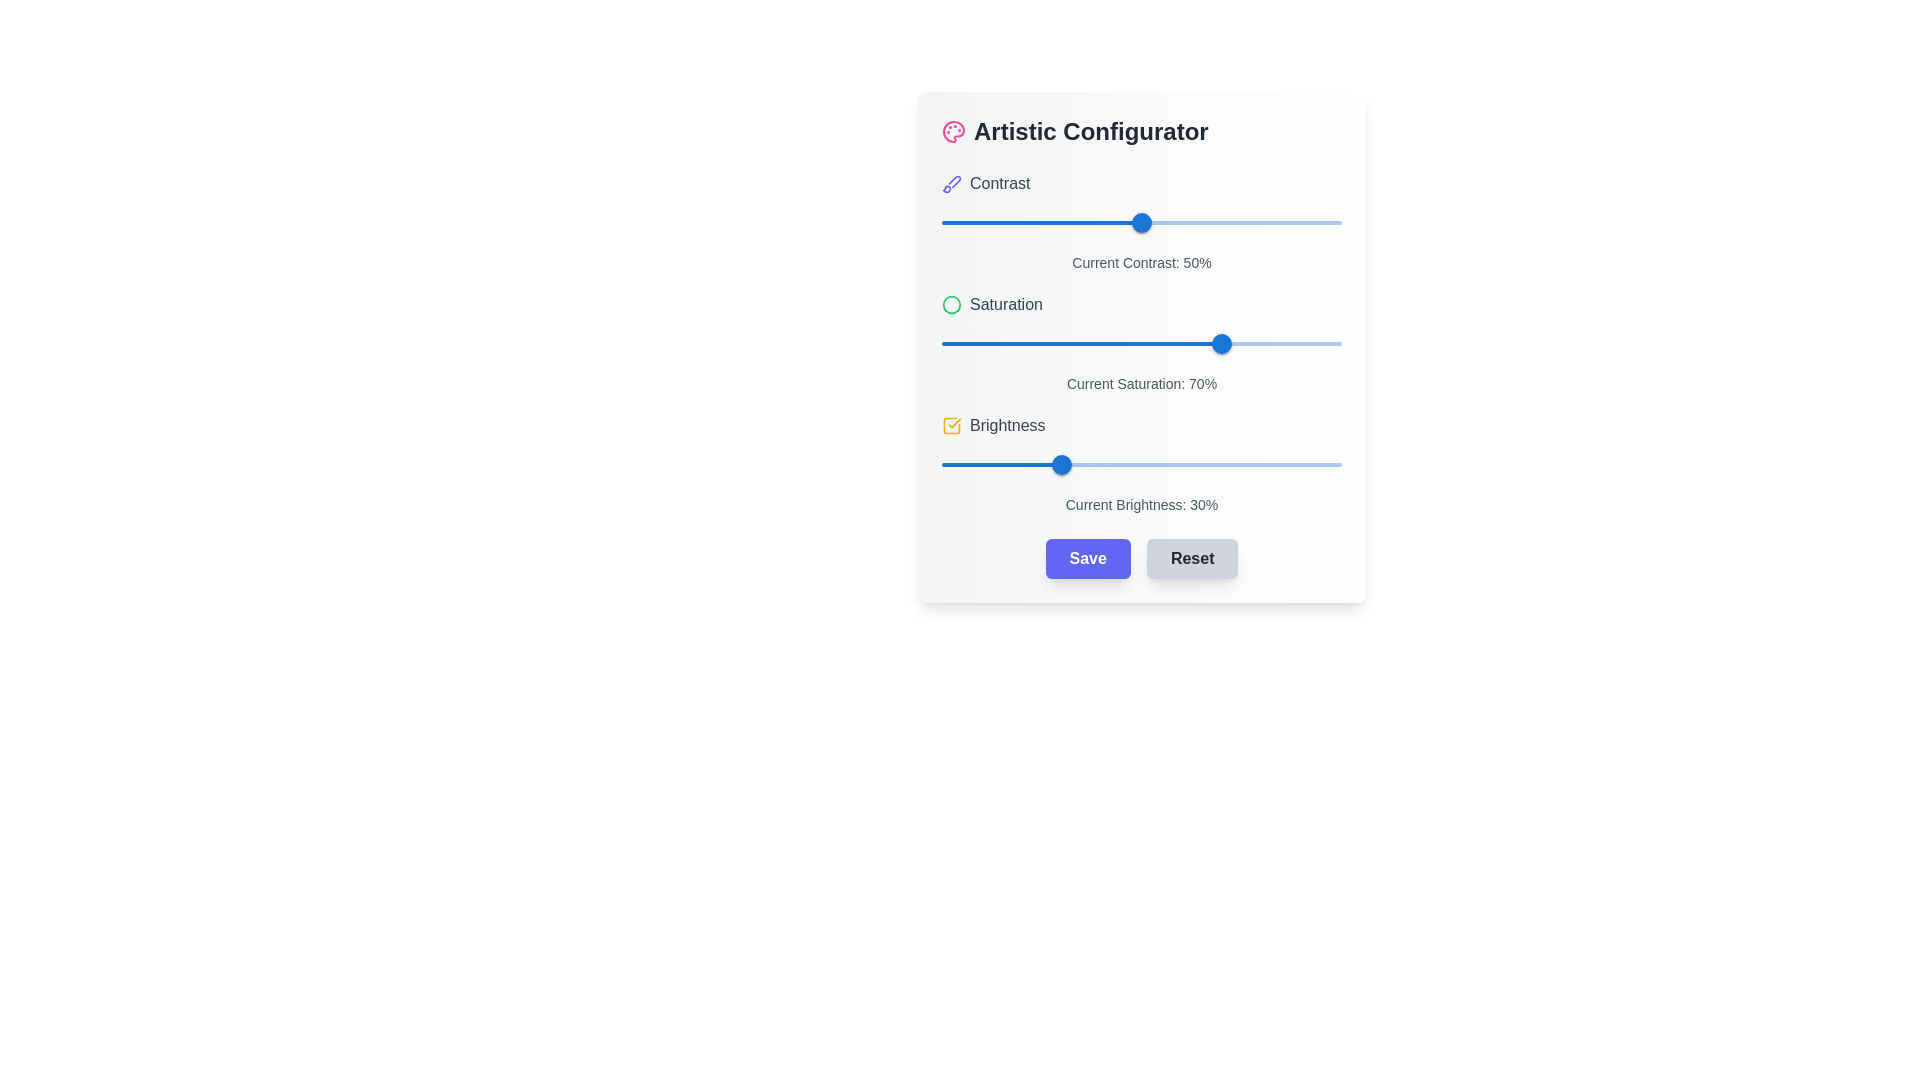 This screenshot has width=1920, height=1080. What do you see at coordinates (1000, 184) in the screenshot?
I see `the 'Contrast' label that displays the text in gray color, positioned to the right of the indigo brush icon within the 'Artistic Configurator' control box` at bounding box center [1000, 184].